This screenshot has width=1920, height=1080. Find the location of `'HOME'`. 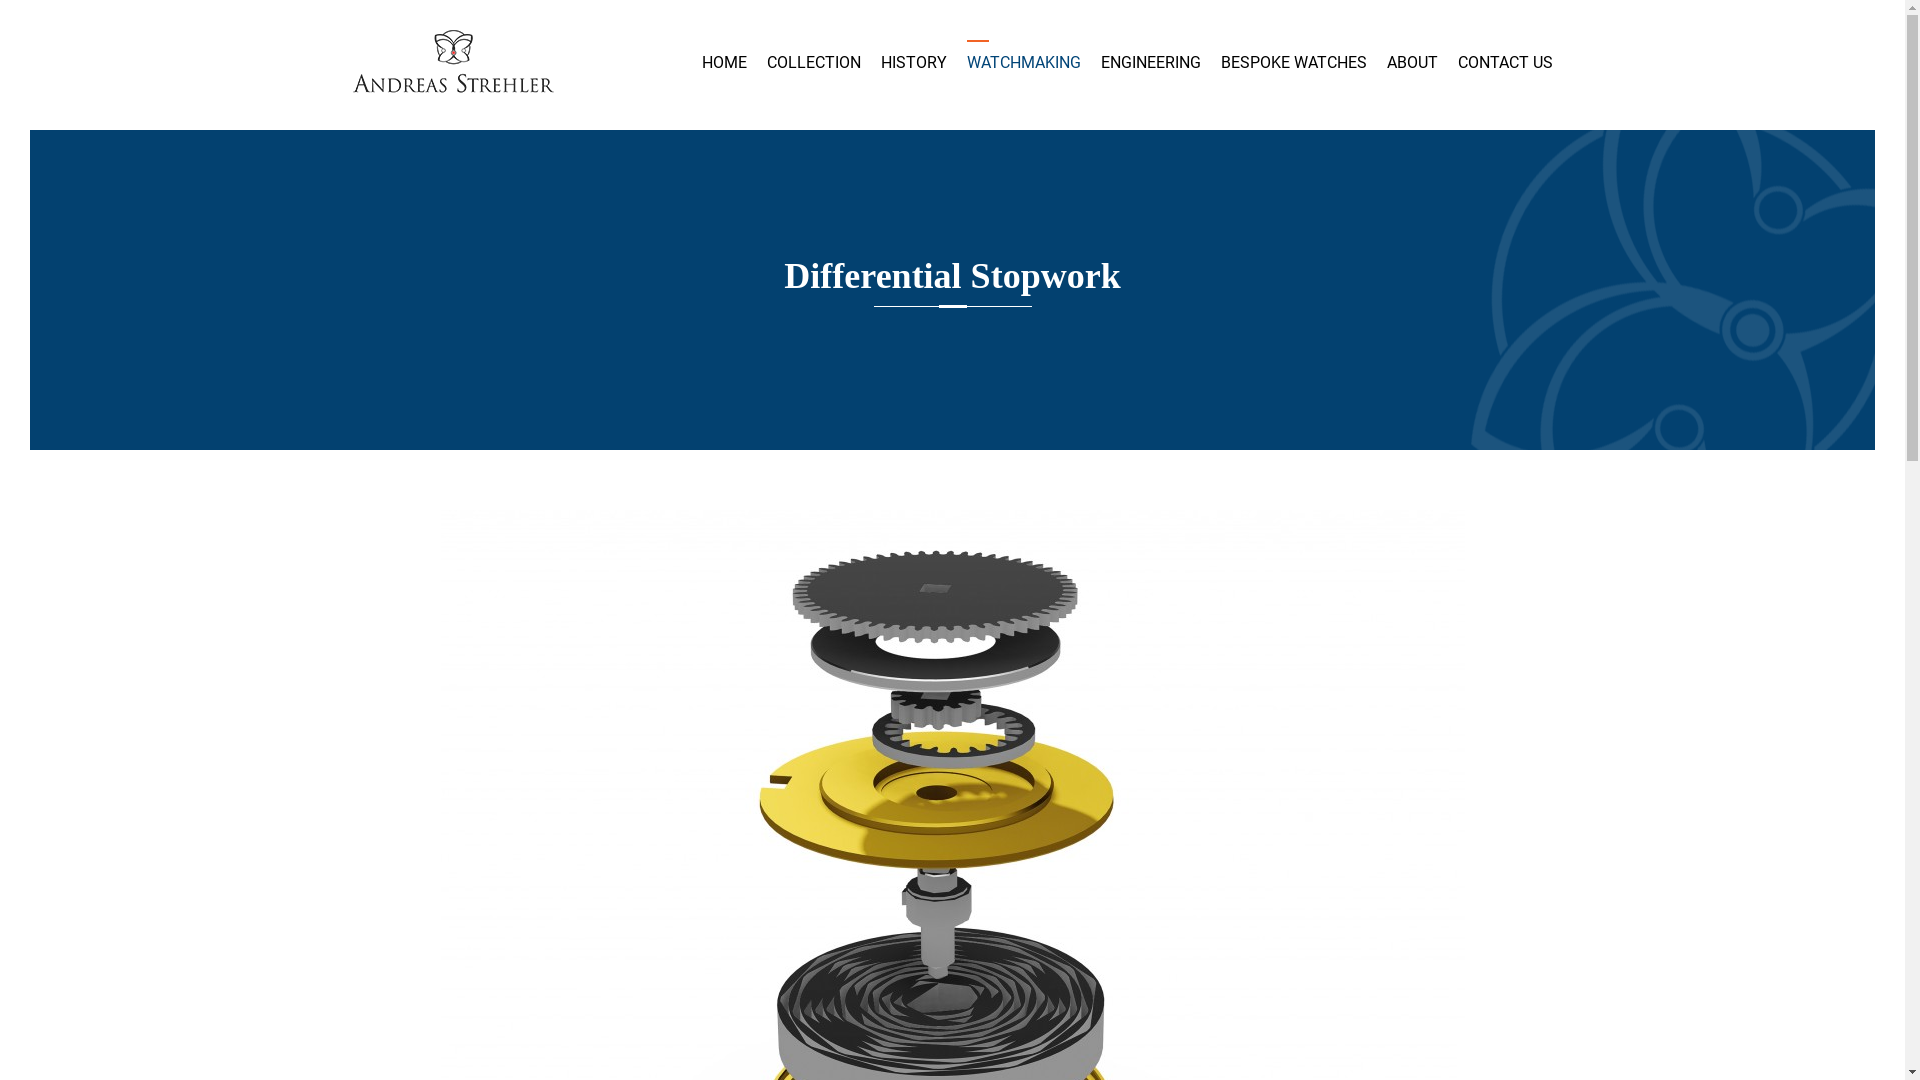

'HOME' is located at coordinates (701, 61).